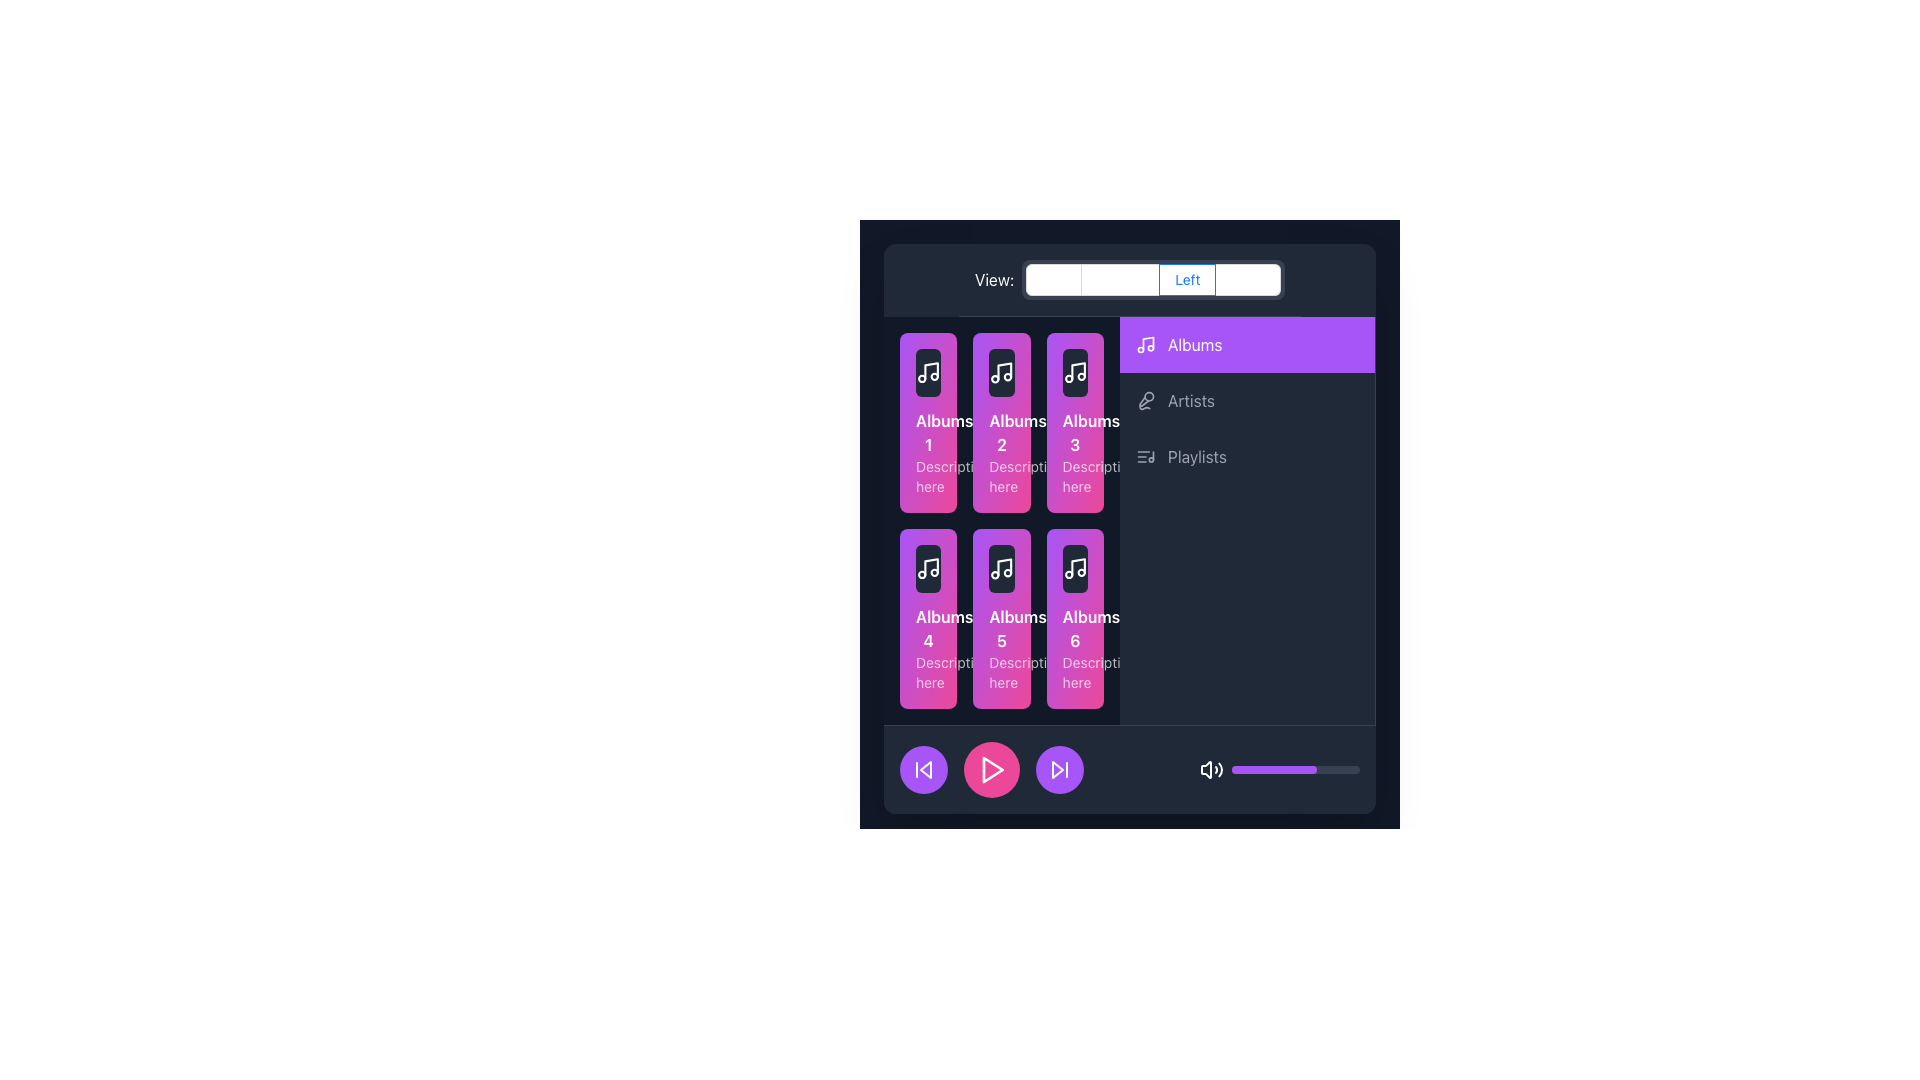 Image resolution: width=1920 pixels, height=1080 pixels. Describe the element at coordinates (1247, 769) in the screenshot. I see `the volume level` at that location.